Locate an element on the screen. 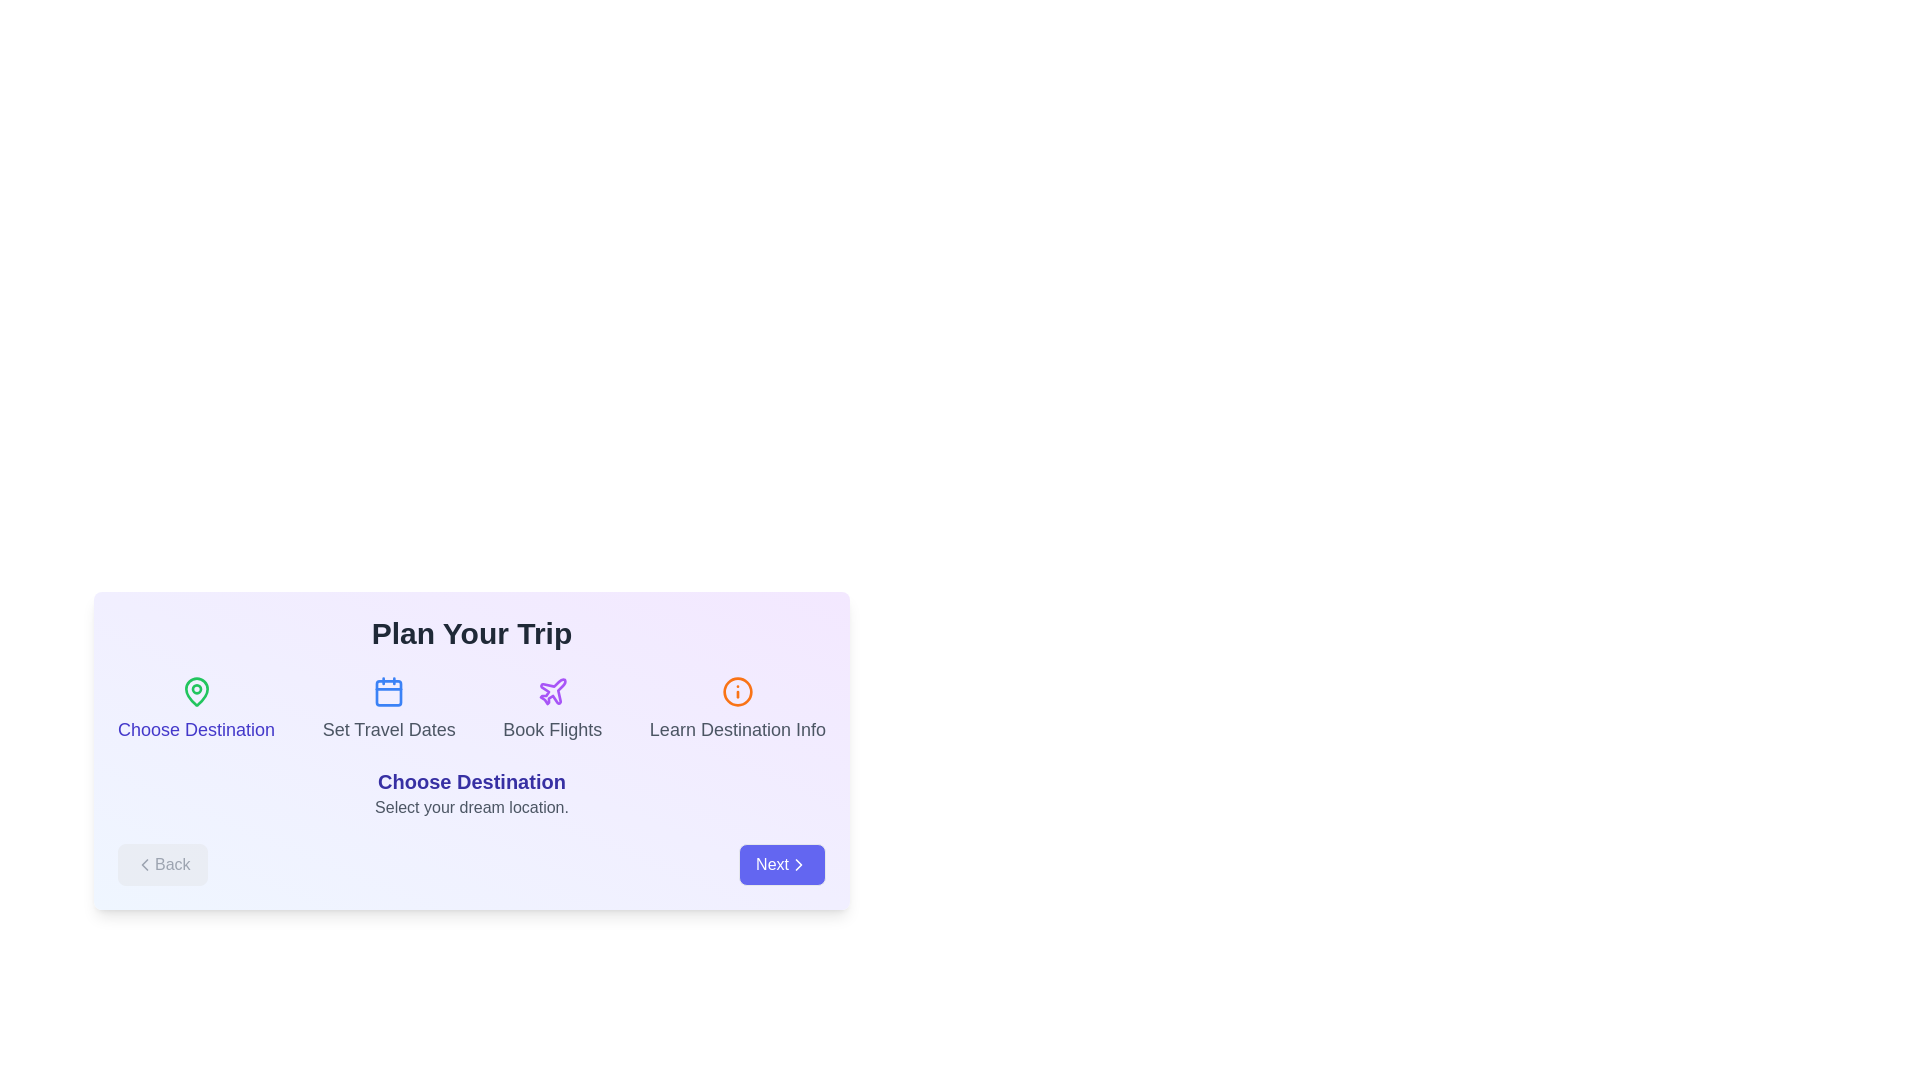  the informative text block that introduces users to selecting a travel destination, located below the row of icons and headings is located at coordinates (470, 793).